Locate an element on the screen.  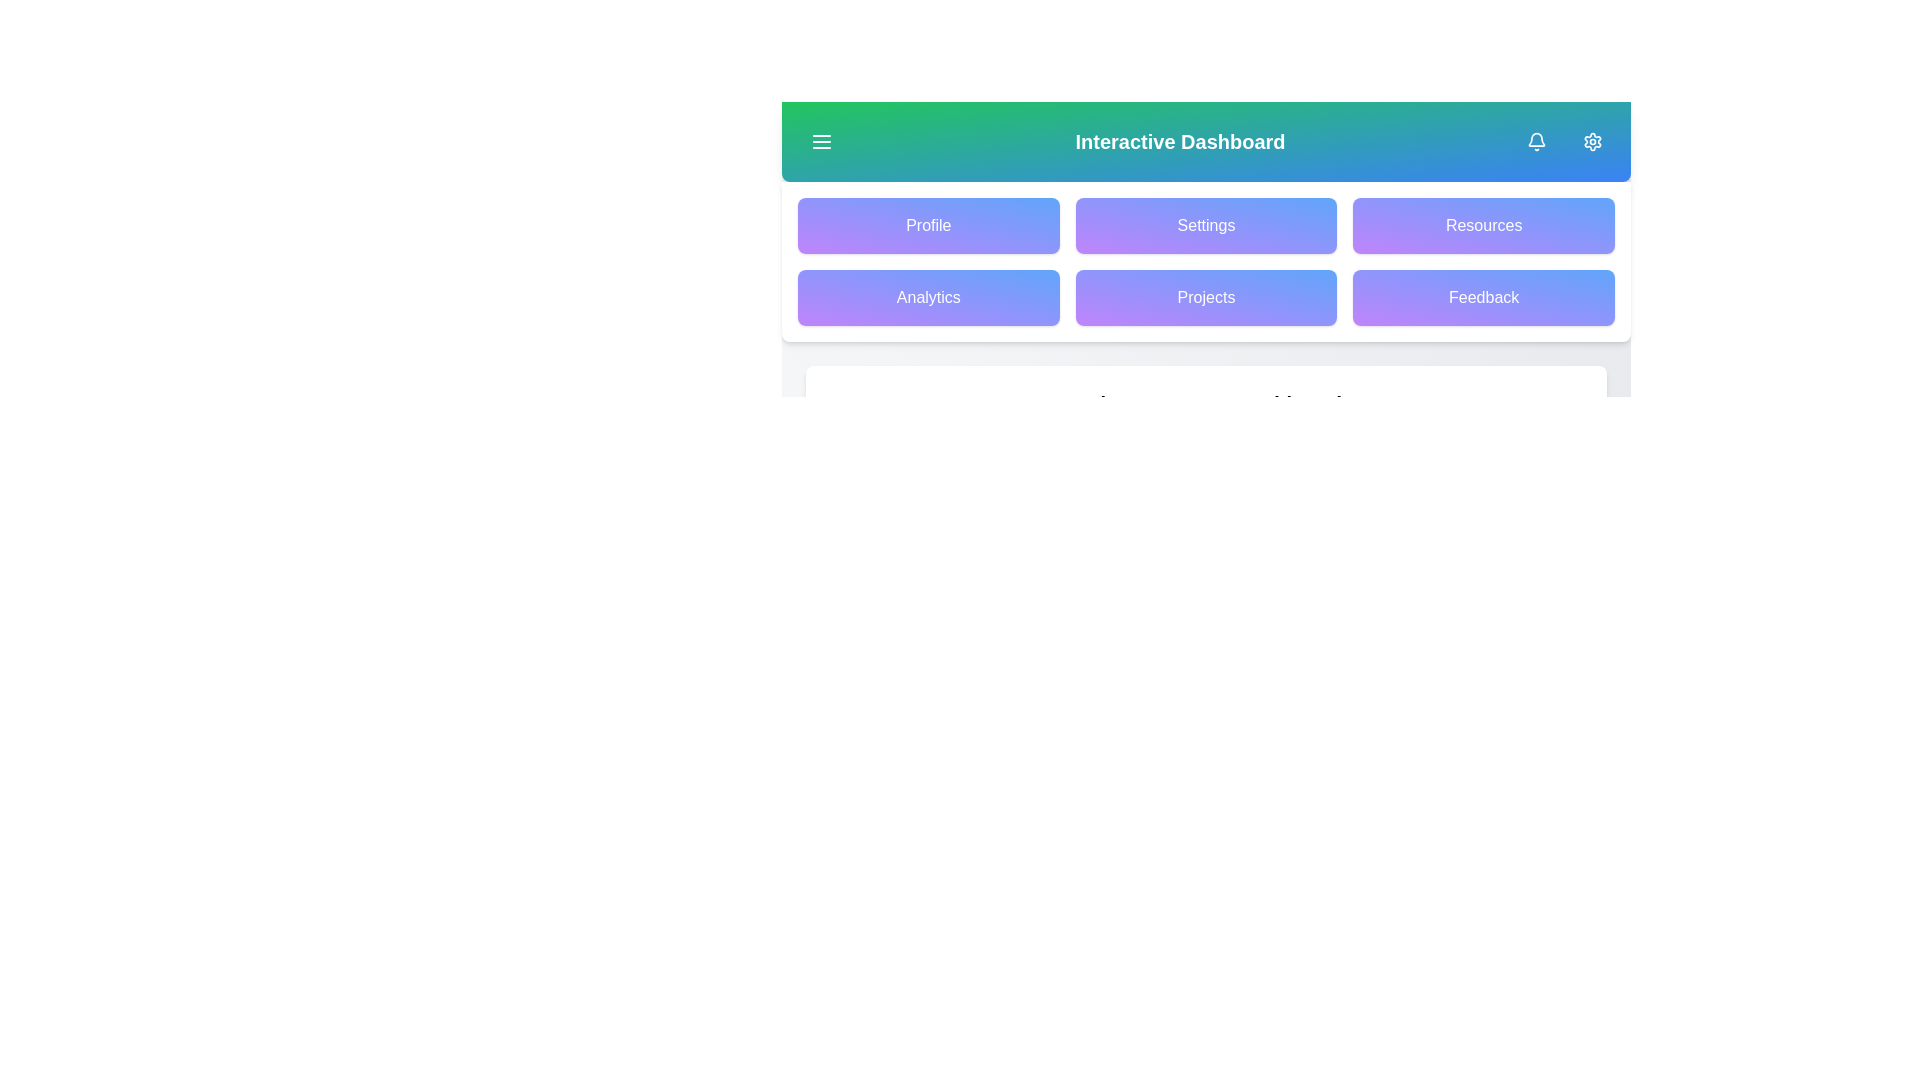
the Analytics button to navigate to the corresponding section is located at coordinates (926, 297).